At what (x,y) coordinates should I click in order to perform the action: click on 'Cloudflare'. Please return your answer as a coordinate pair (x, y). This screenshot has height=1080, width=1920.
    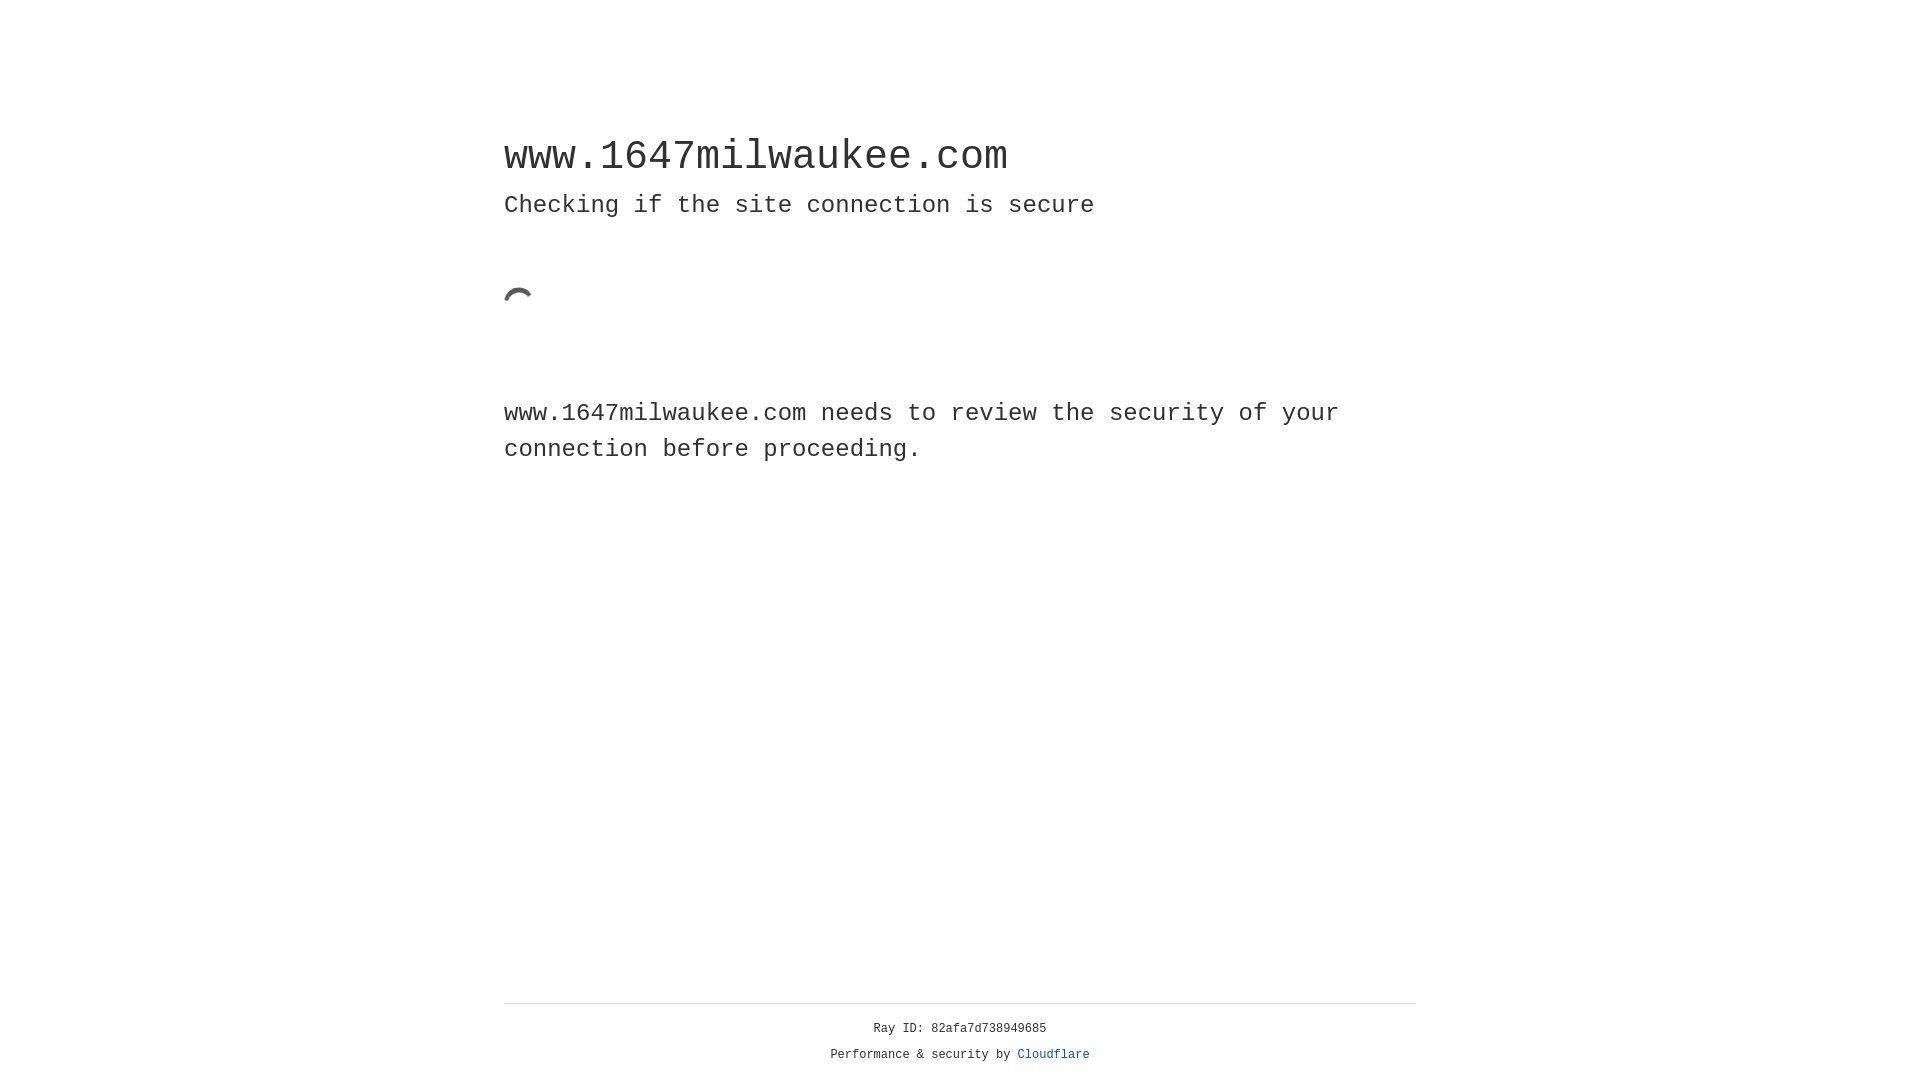
    Looking at the image, I should click on (1017, 1054).